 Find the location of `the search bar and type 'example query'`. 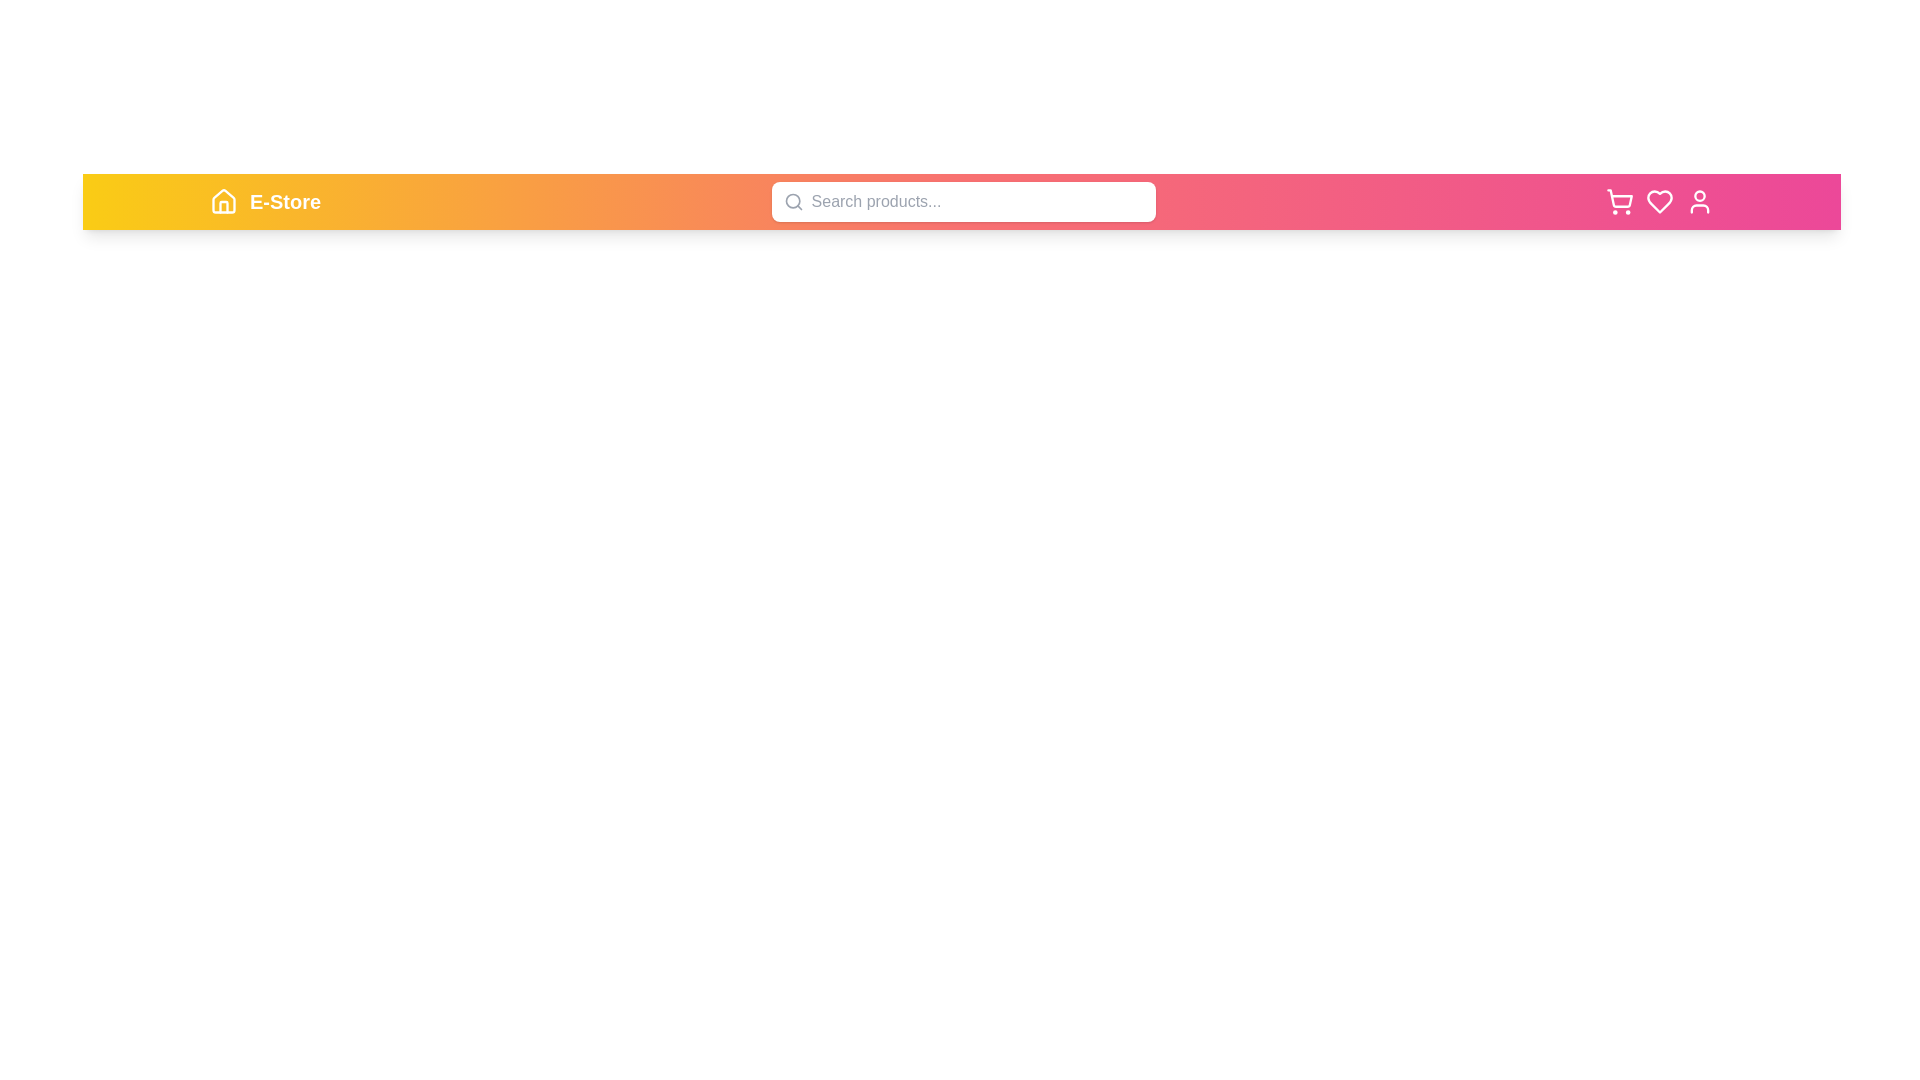

the search bar and type 'example query' is located at coordinates (963, 201).